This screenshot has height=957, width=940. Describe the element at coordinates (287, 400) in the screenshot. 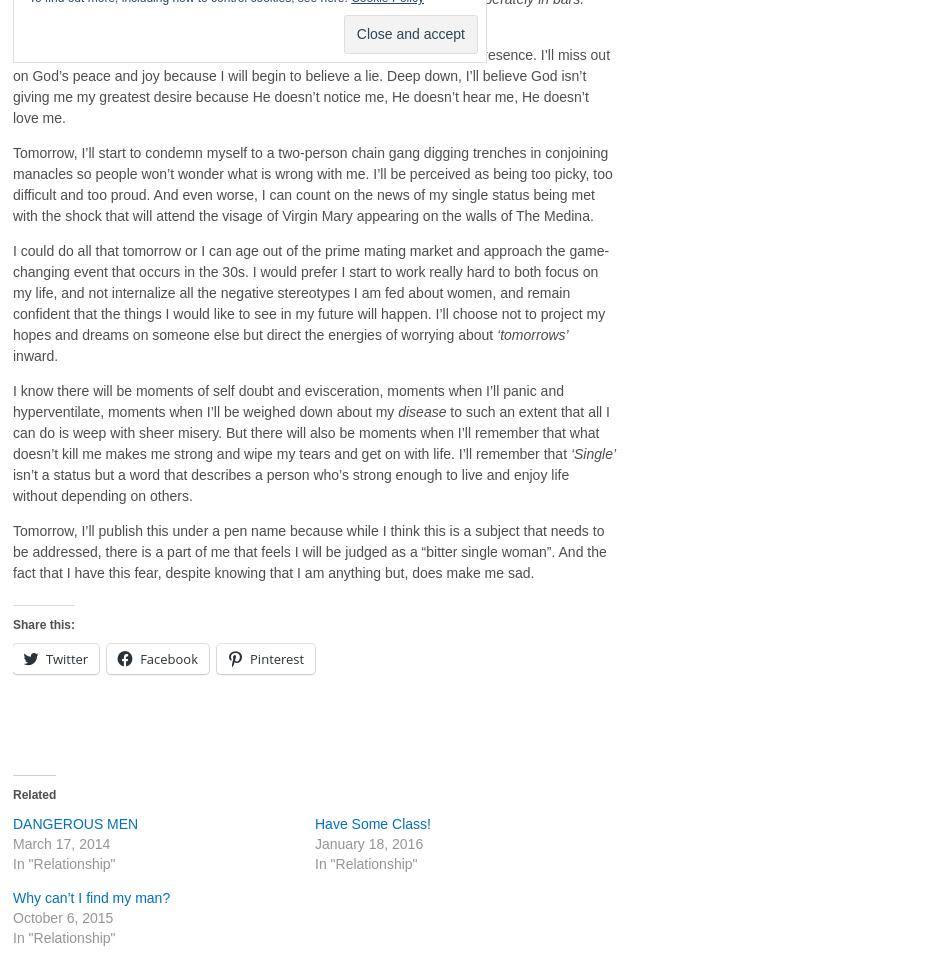

I see `'I know there will be moments of self doubt and evisceration, moments when I’ll panic and hyperventilate, moments when I’ll be weighed down about my'` at that location.